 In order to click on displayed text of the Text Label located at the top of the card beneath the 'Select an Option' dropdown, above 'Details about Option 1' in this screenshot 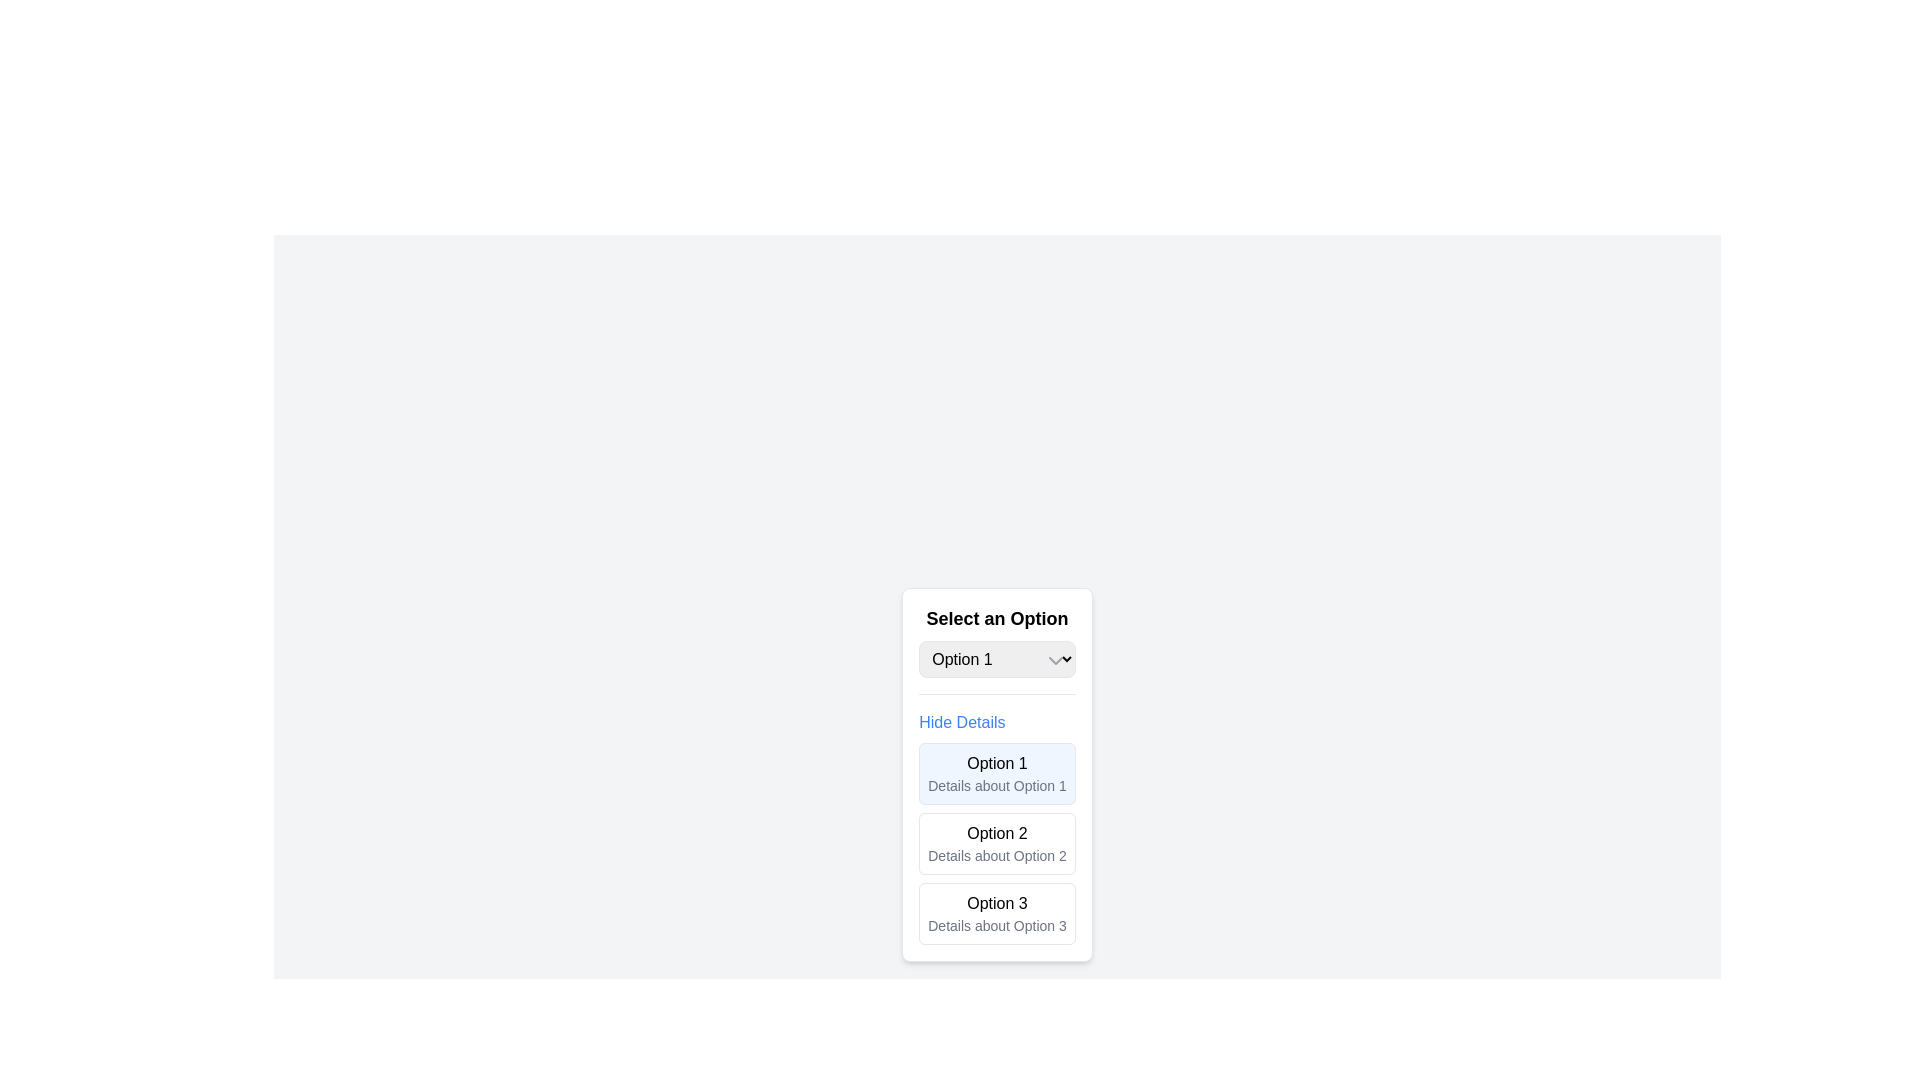, I will do `click(997, 763)`.